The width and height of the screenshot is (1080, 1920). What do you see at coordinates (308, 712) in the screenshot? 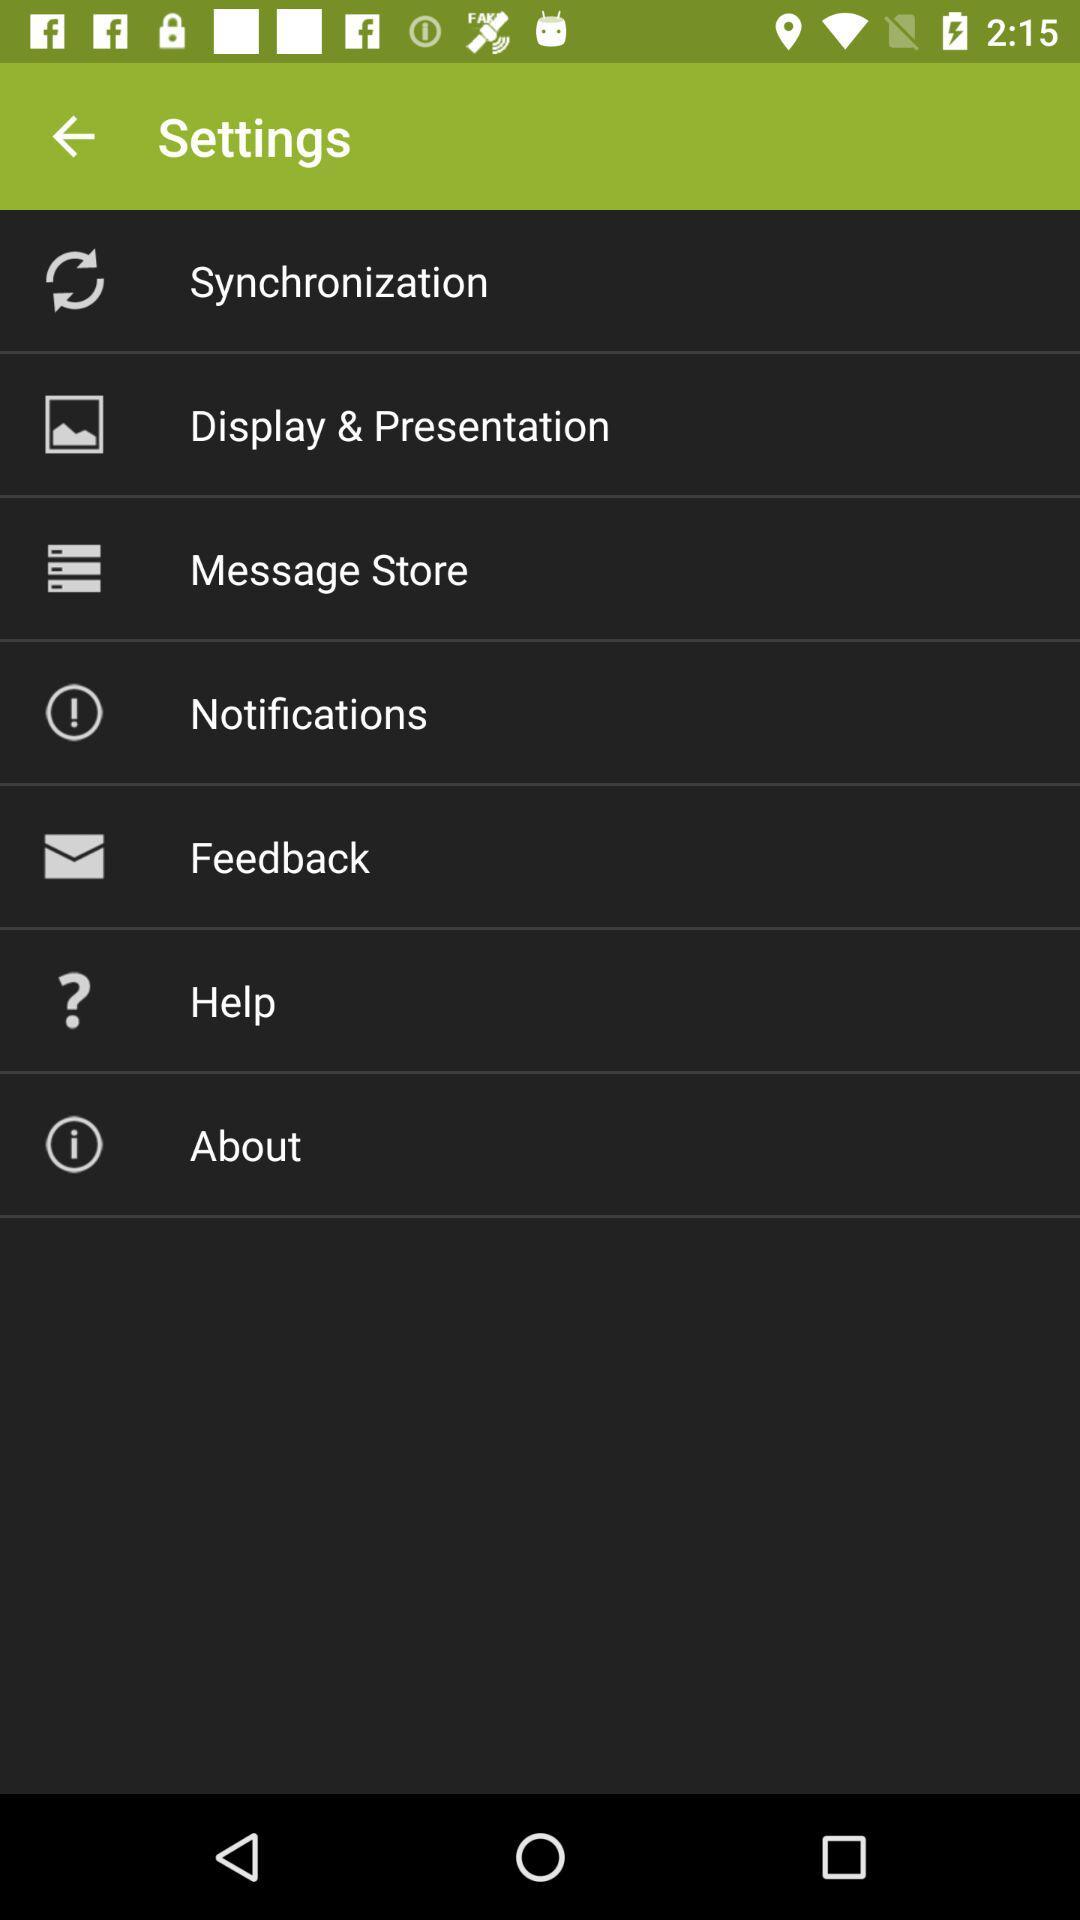
I see `the icon above feedback` at bounding box center [308, 712].